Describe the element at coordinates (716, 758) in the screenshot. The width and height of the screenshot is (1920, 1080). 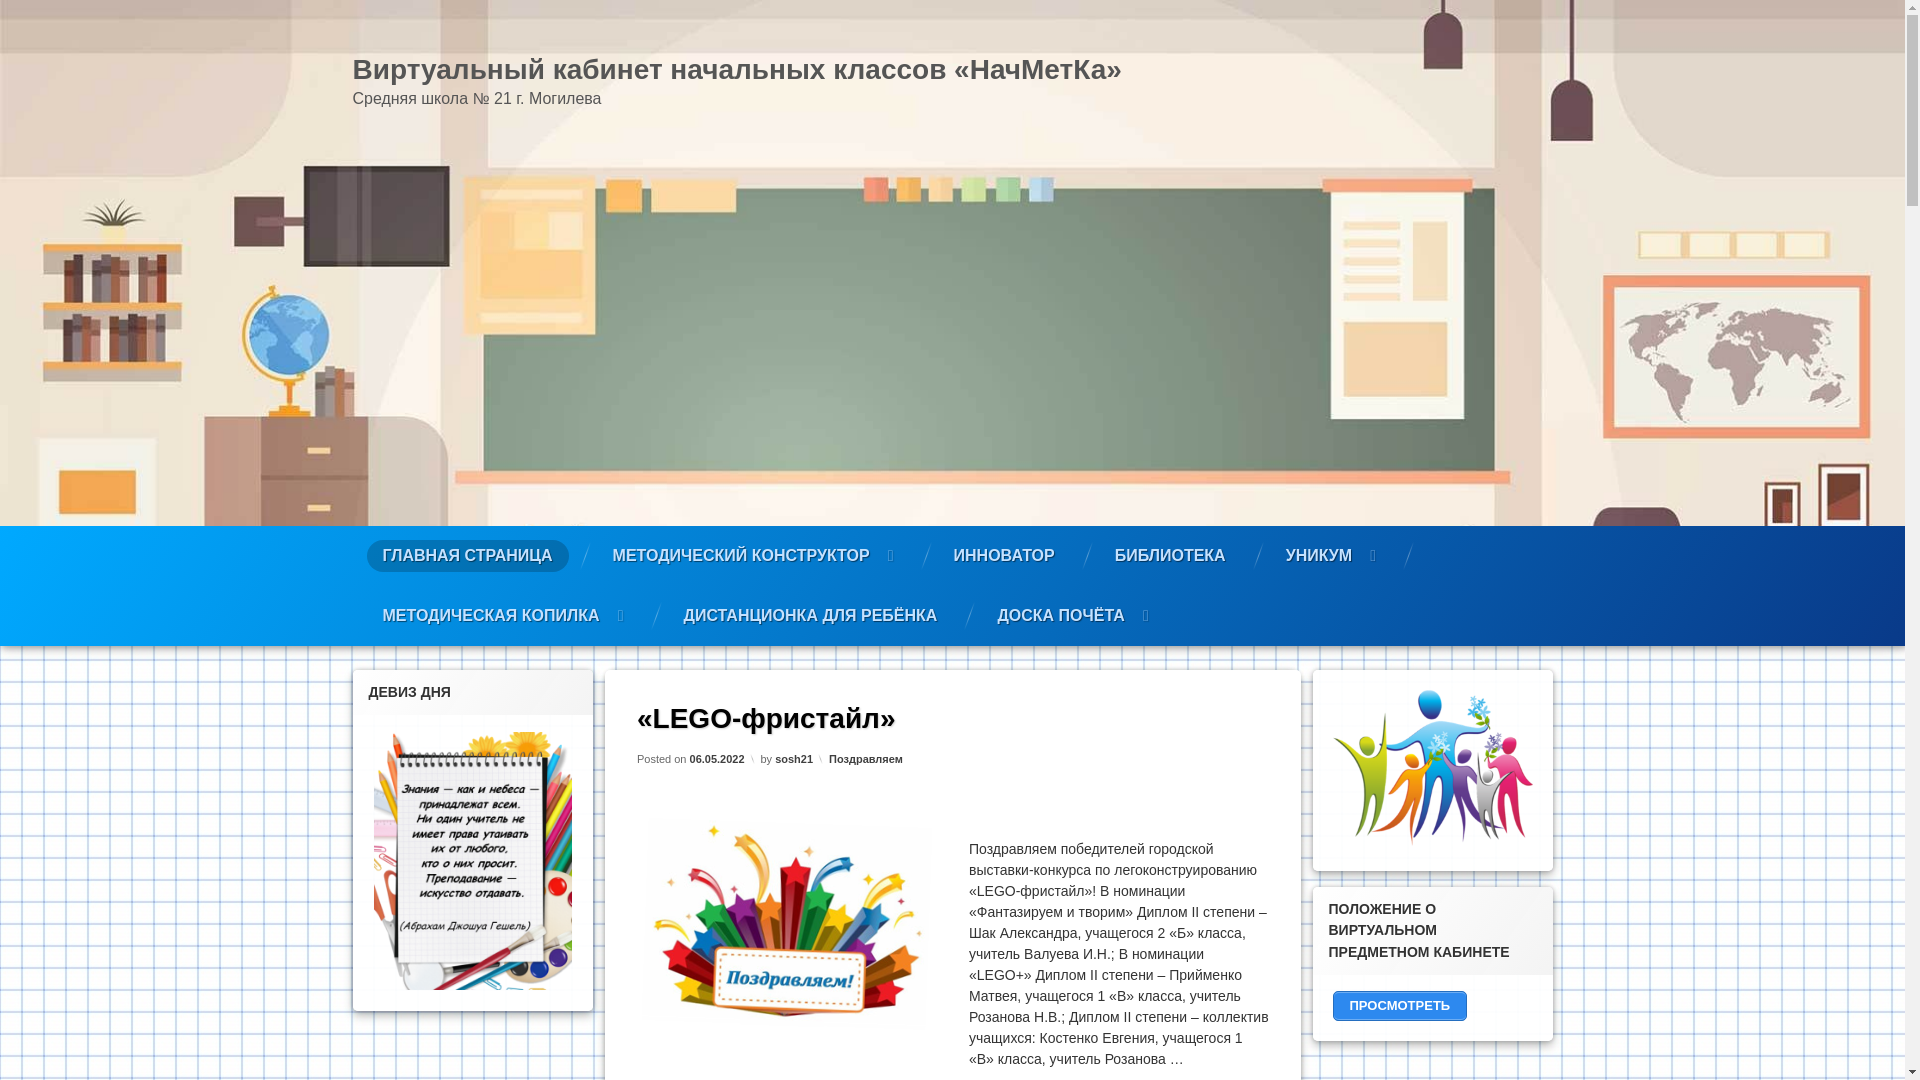
I see `'06.05.2022'` at that location.